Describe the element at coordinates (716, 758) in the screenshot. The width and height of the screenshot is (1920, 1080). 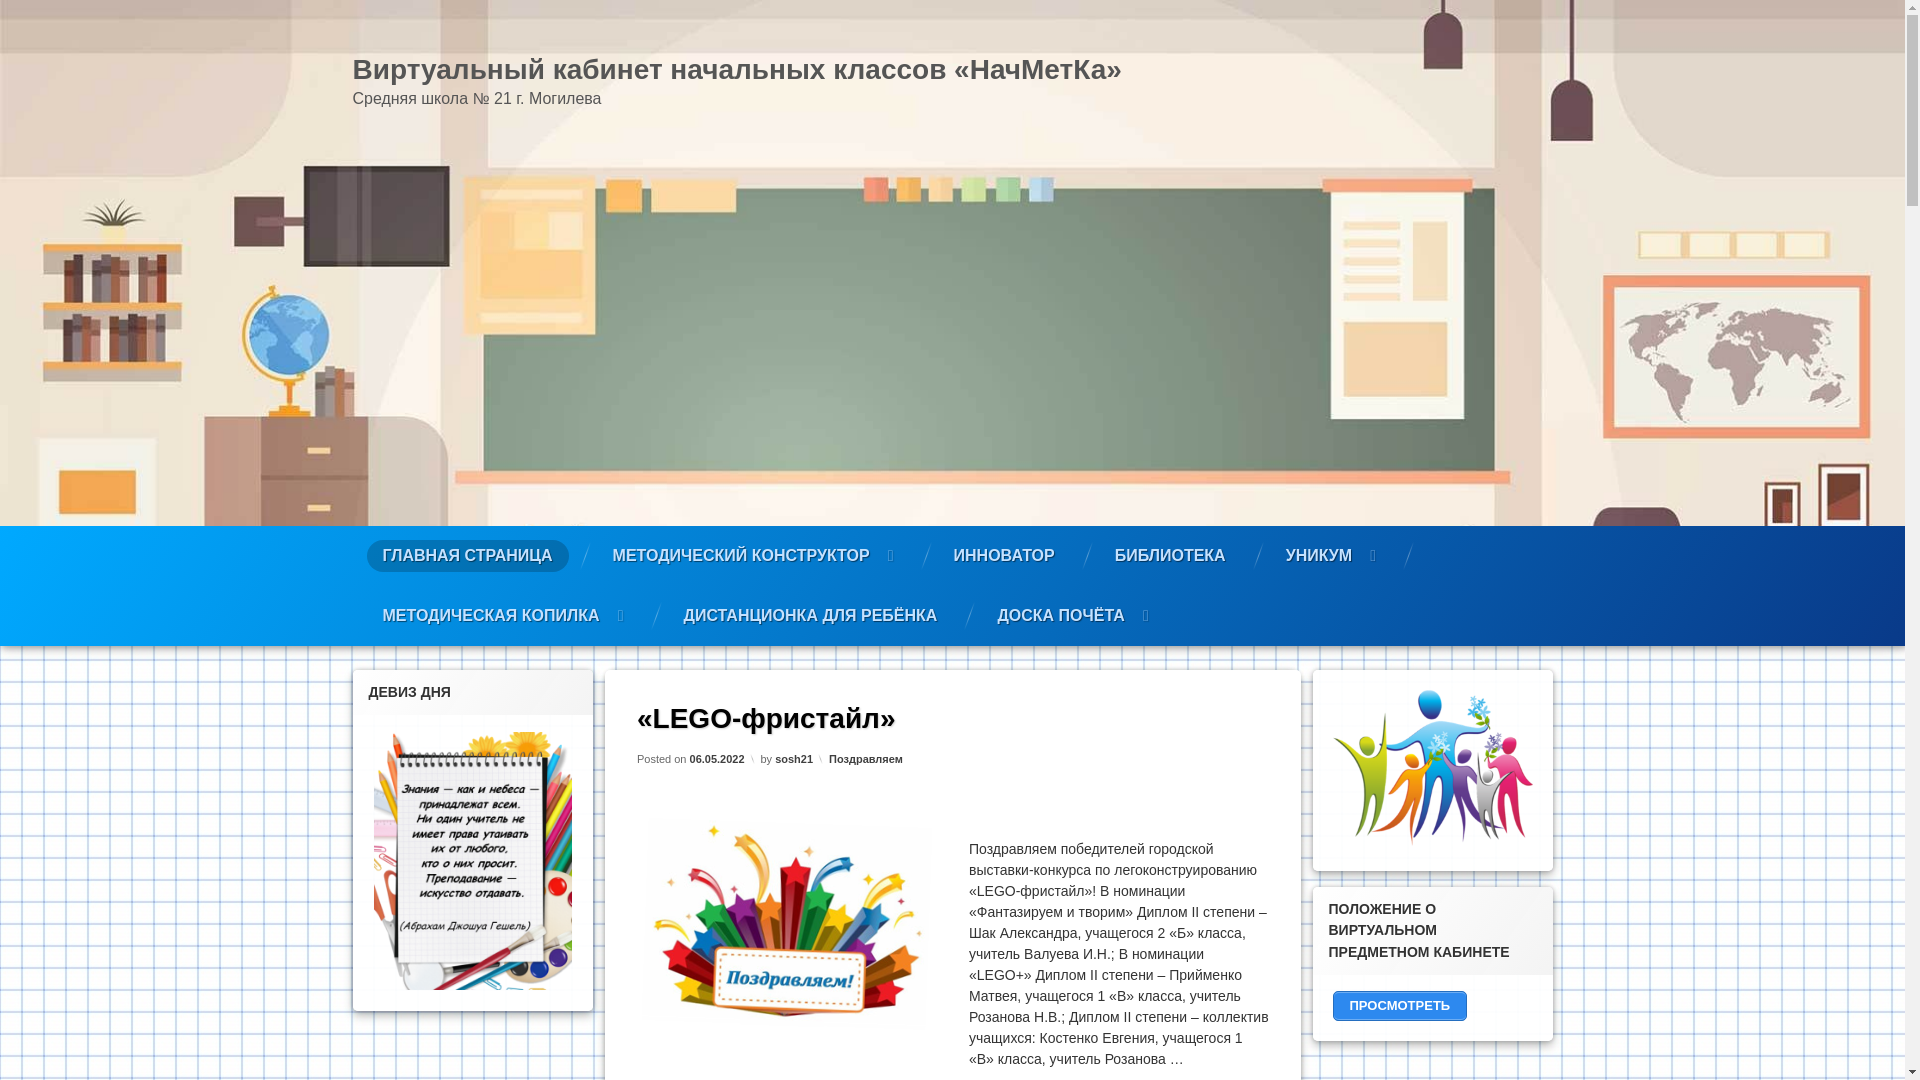
I see `'06.05.2022'` at that location.